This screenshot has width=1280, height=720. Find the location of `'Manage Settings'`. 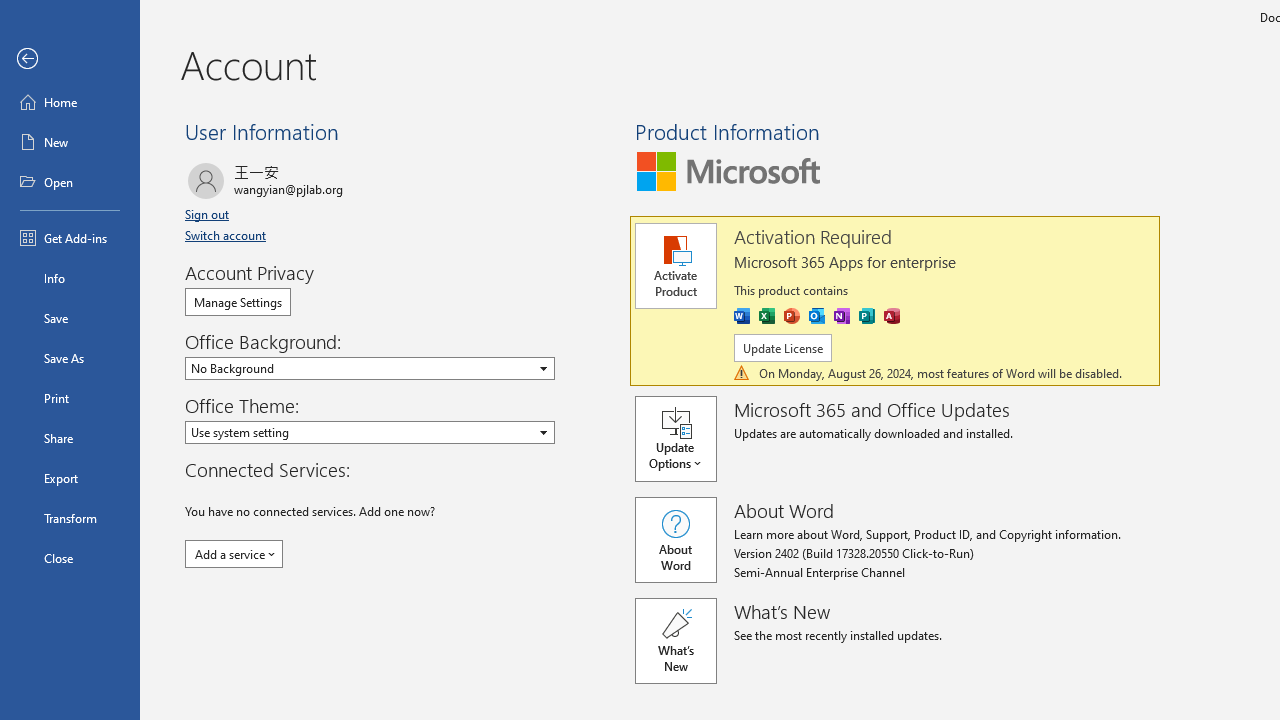

'Manage Settings' is located at coordinates (238, 302).